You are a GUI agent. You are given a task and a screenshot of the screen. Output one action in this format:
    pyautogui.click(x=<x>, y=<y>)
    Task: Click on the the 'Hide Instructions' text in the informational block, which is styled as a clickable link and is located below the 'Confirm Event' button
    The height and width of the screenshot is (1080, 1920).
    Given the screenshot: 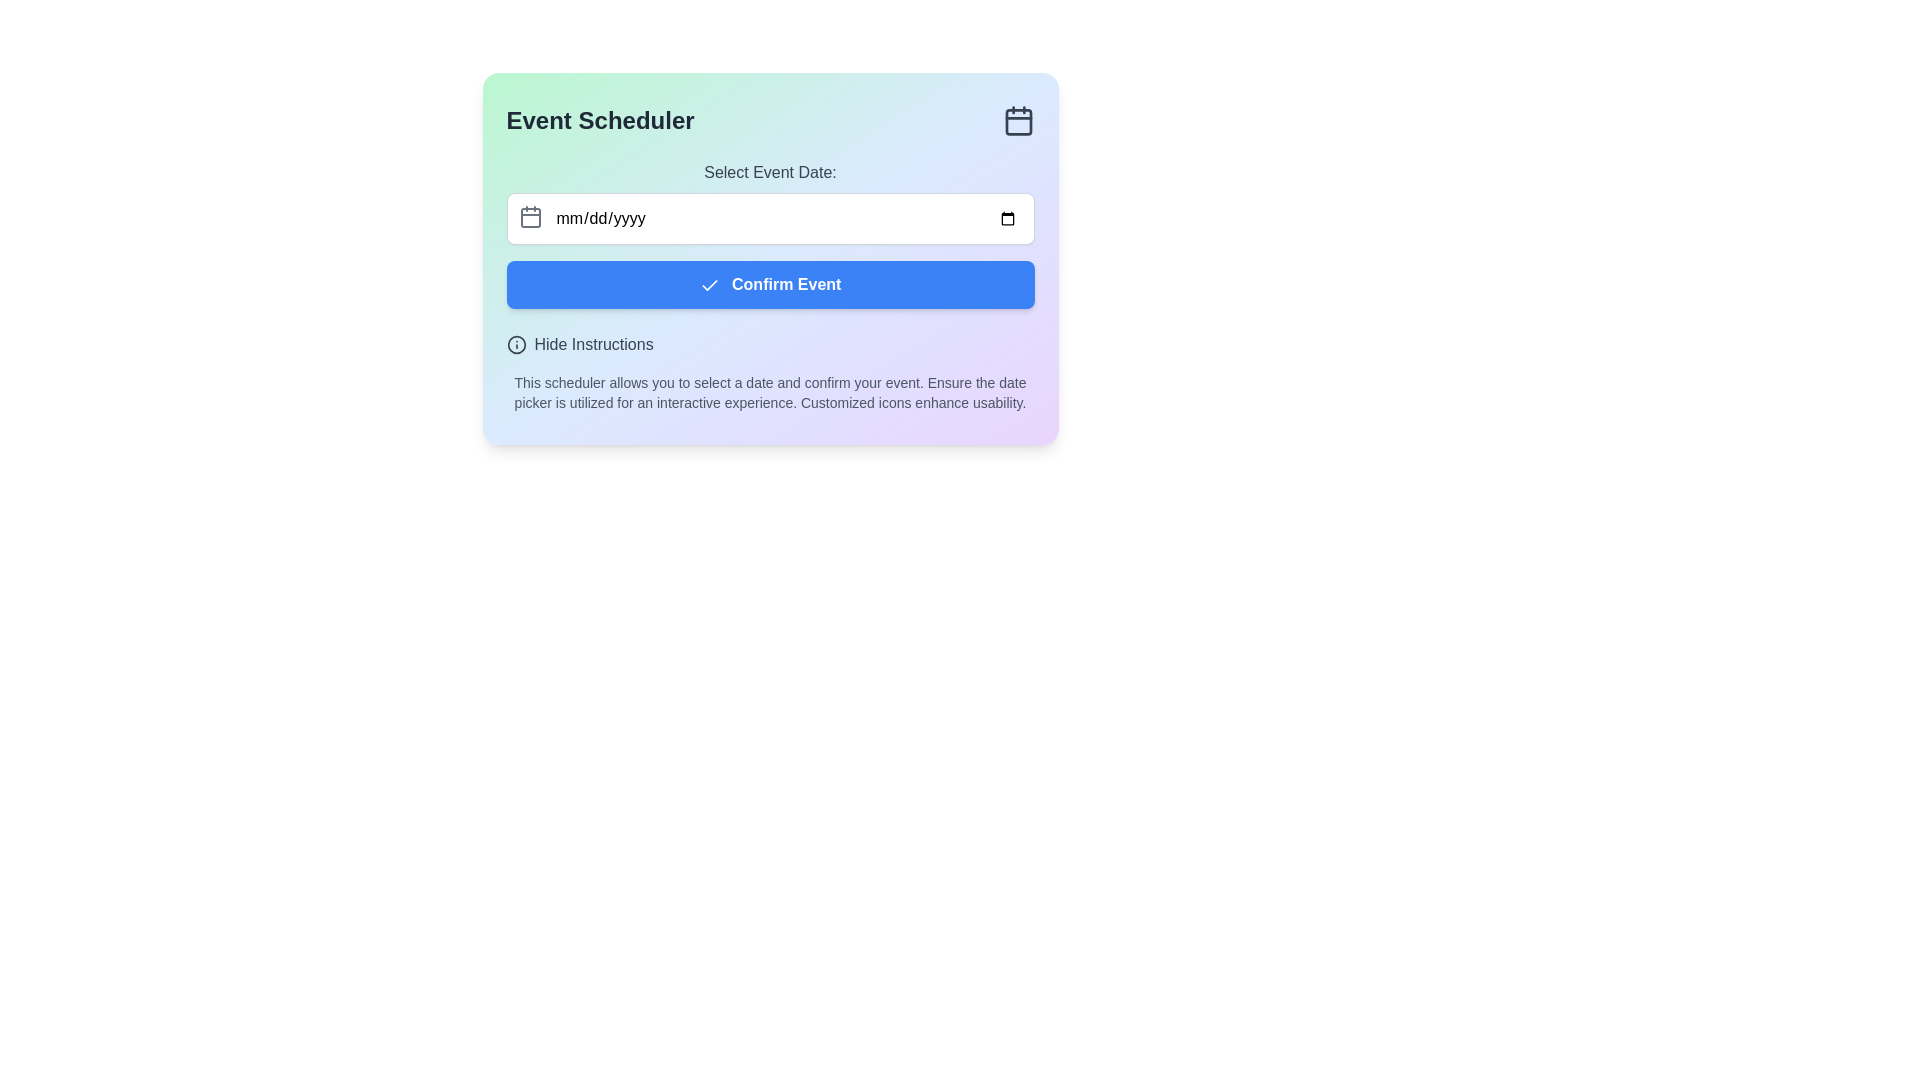 What is the action you would take?
    pyautogui.click(x=769, y=373)
    